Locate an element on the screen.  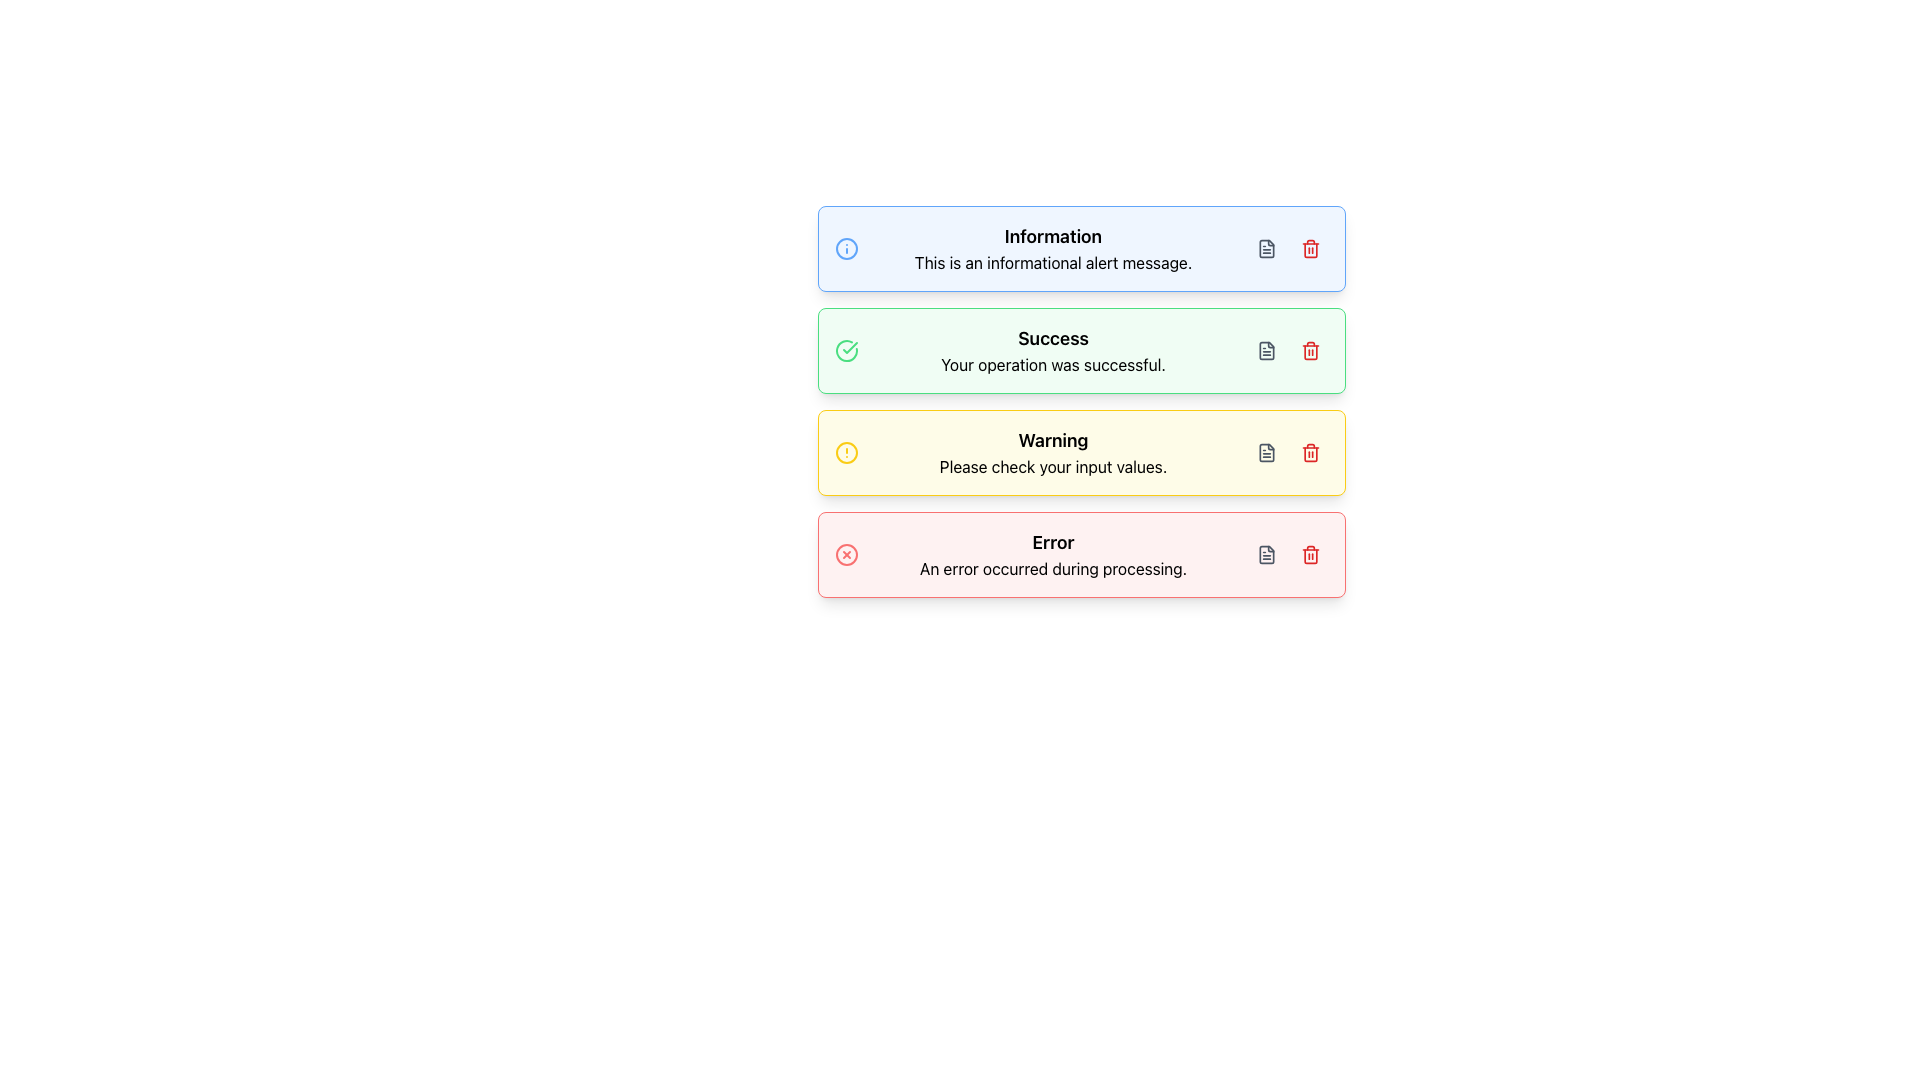
the first button on the right end of the red 'Error' alert section is located at coordinates (1265, 555).